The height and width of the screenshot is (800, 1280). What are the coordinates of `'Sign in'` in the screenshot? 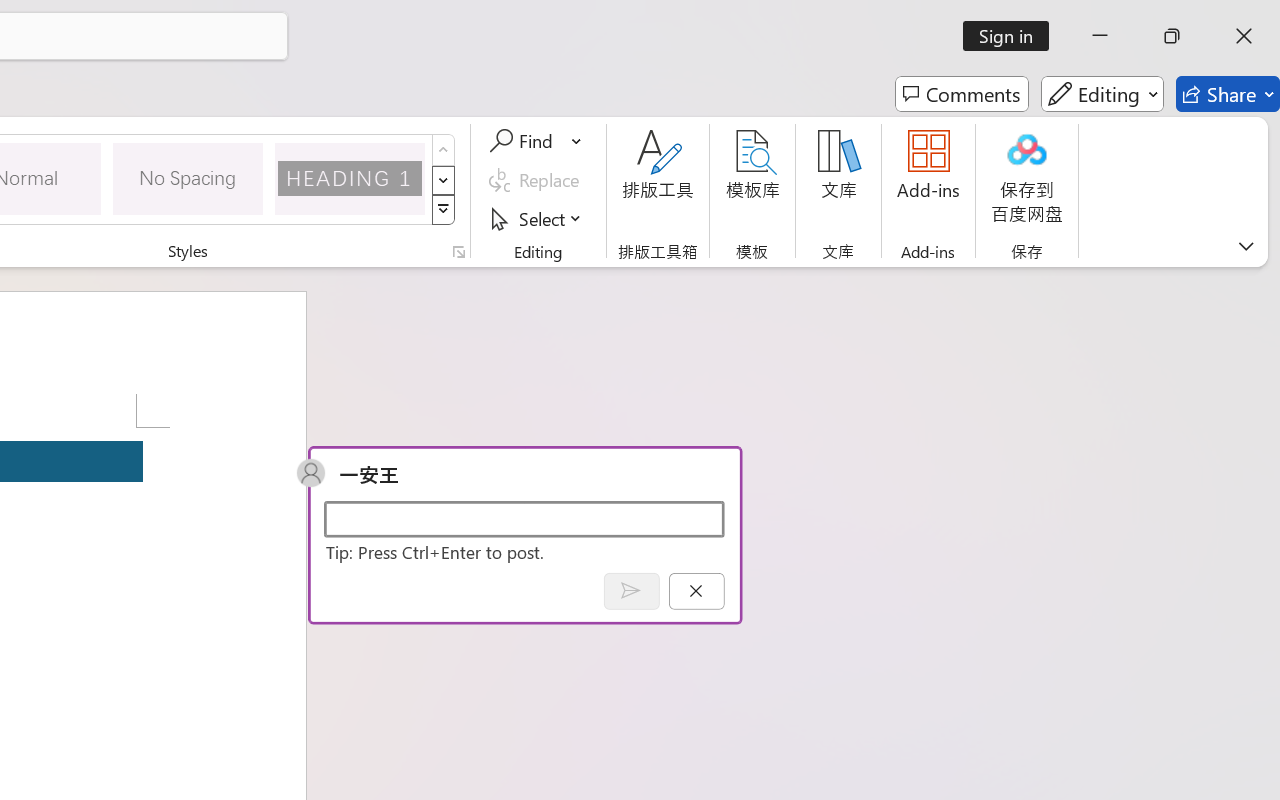 It's located at (1013, 35).